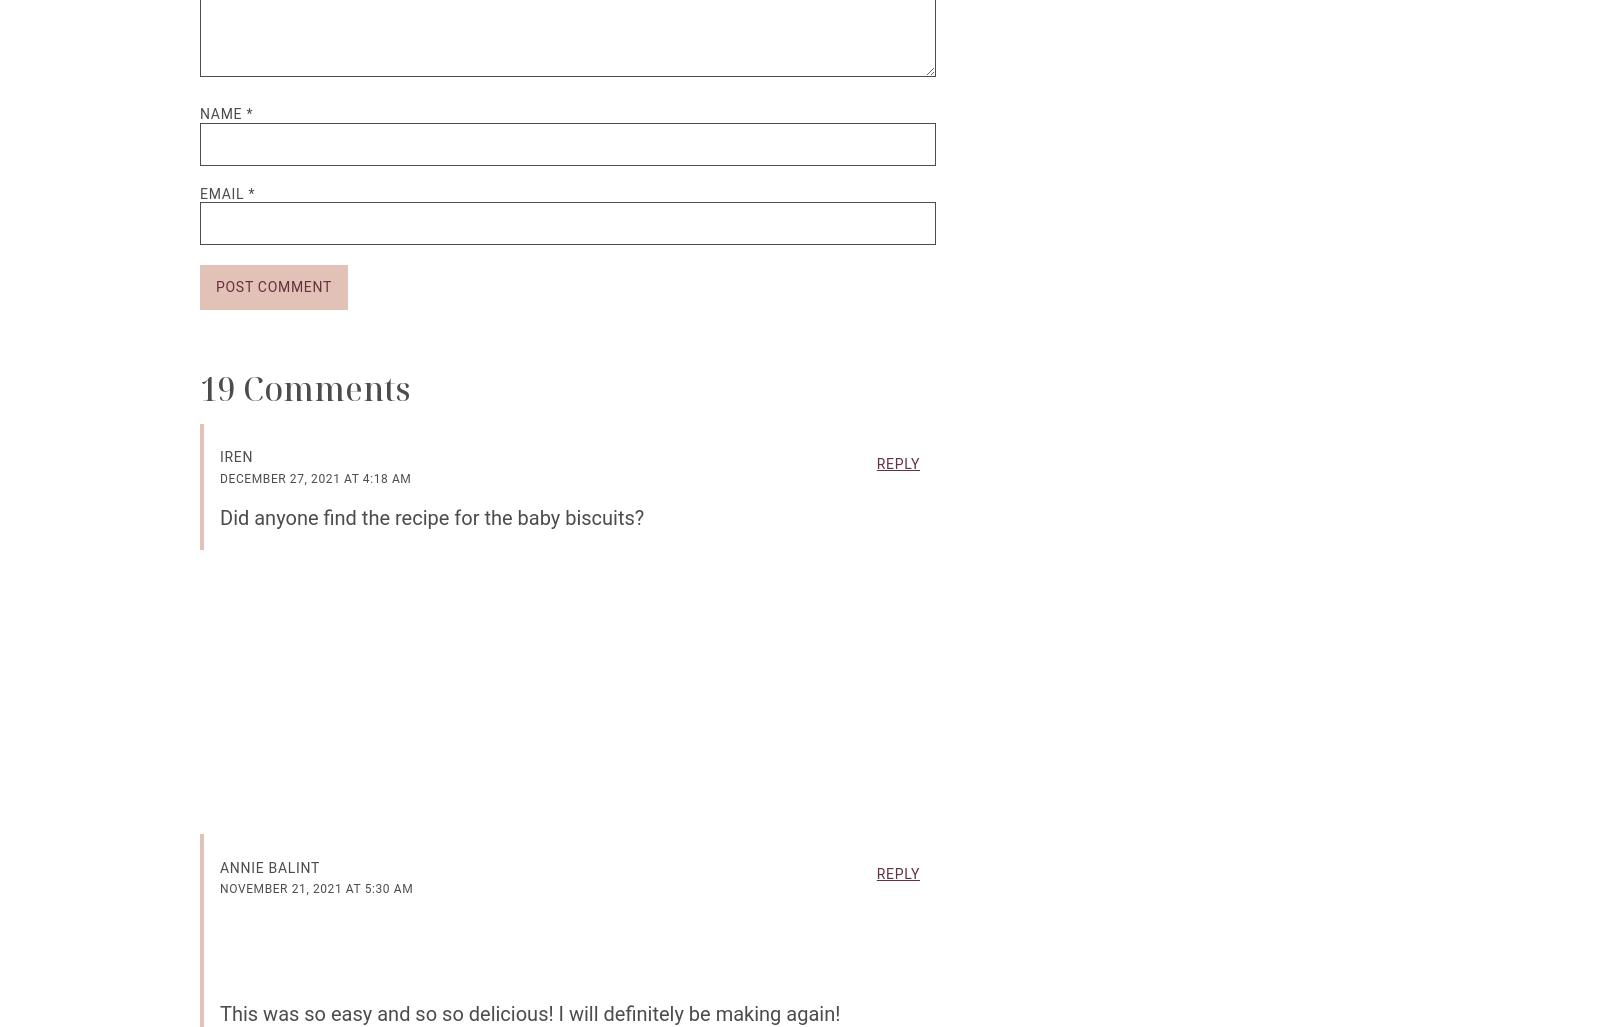  What do you see at coordinates (199, 112) in the screenshot?
I see `'Name'` at bounding box center [199, 112].